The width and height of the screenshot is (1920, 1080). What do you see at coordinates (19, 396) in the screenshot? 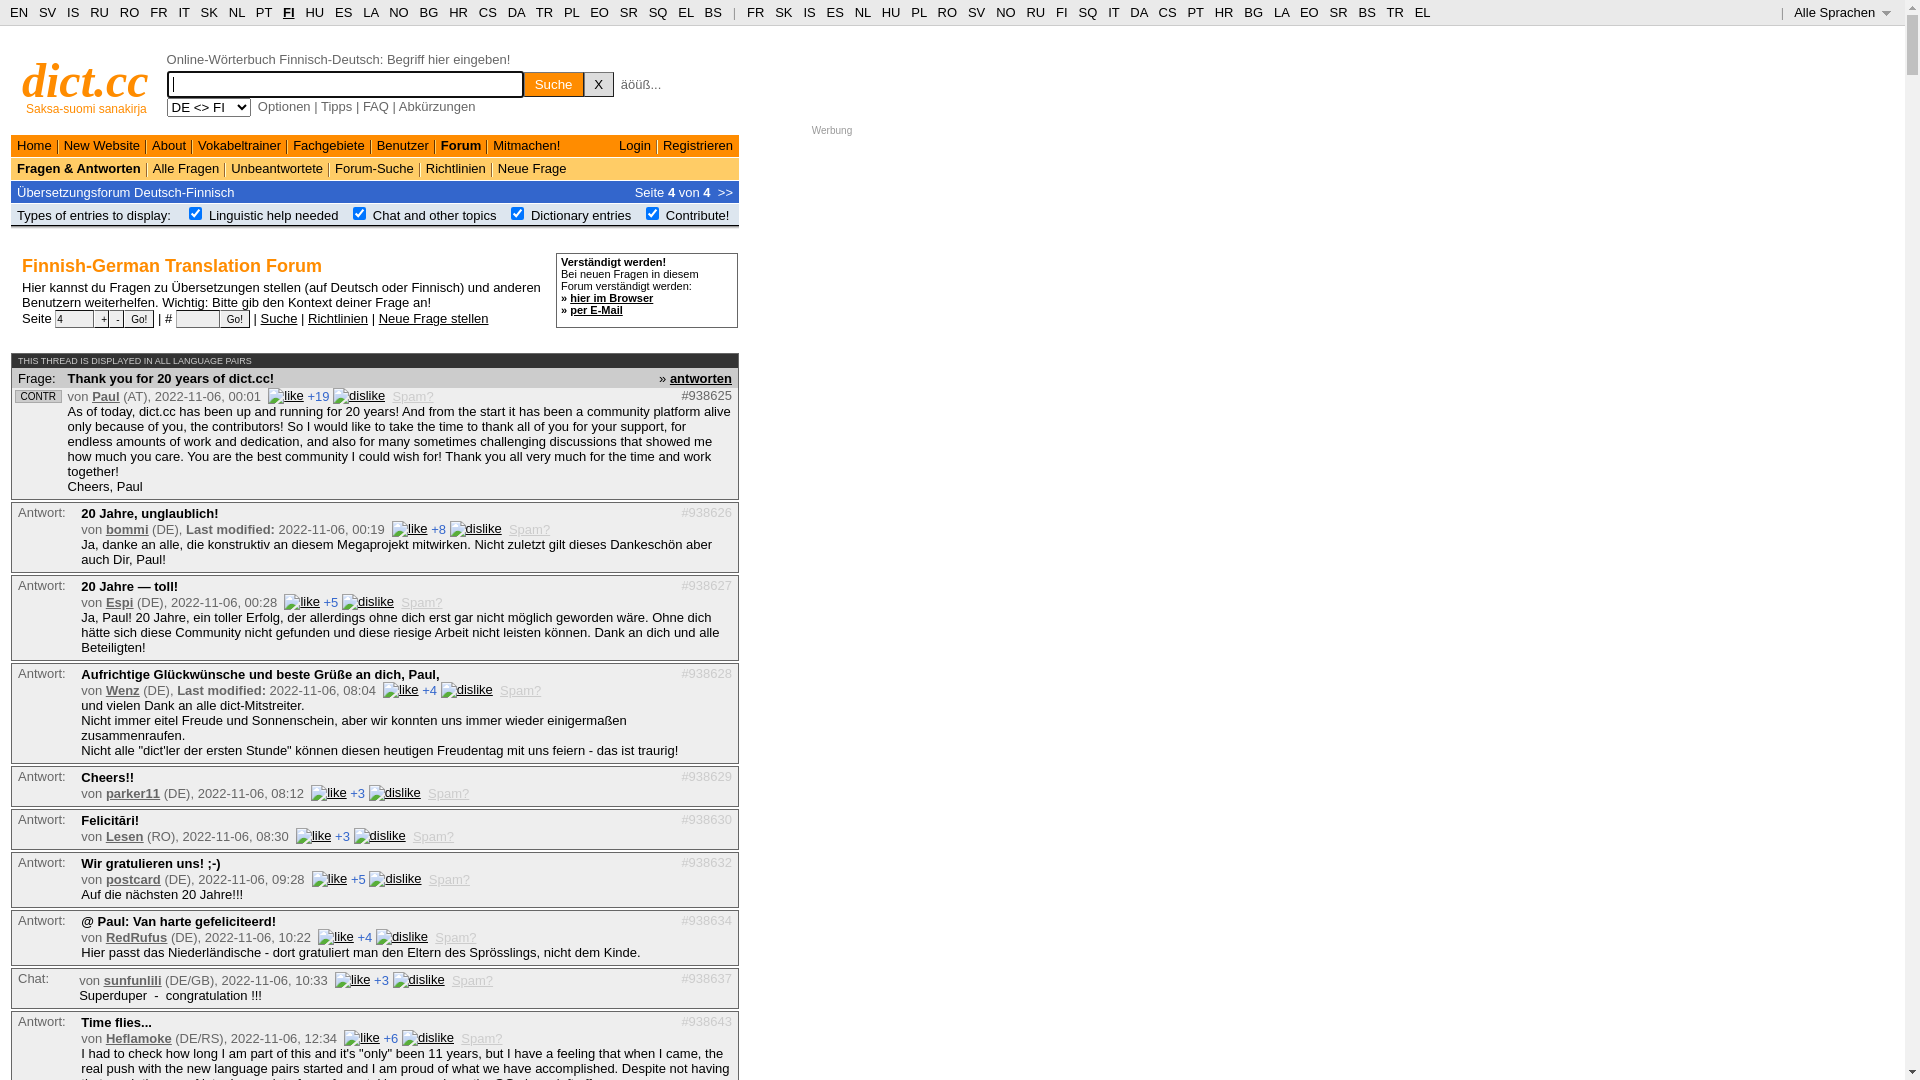
I see `'CONTR'` at bounding box center [19, 396].